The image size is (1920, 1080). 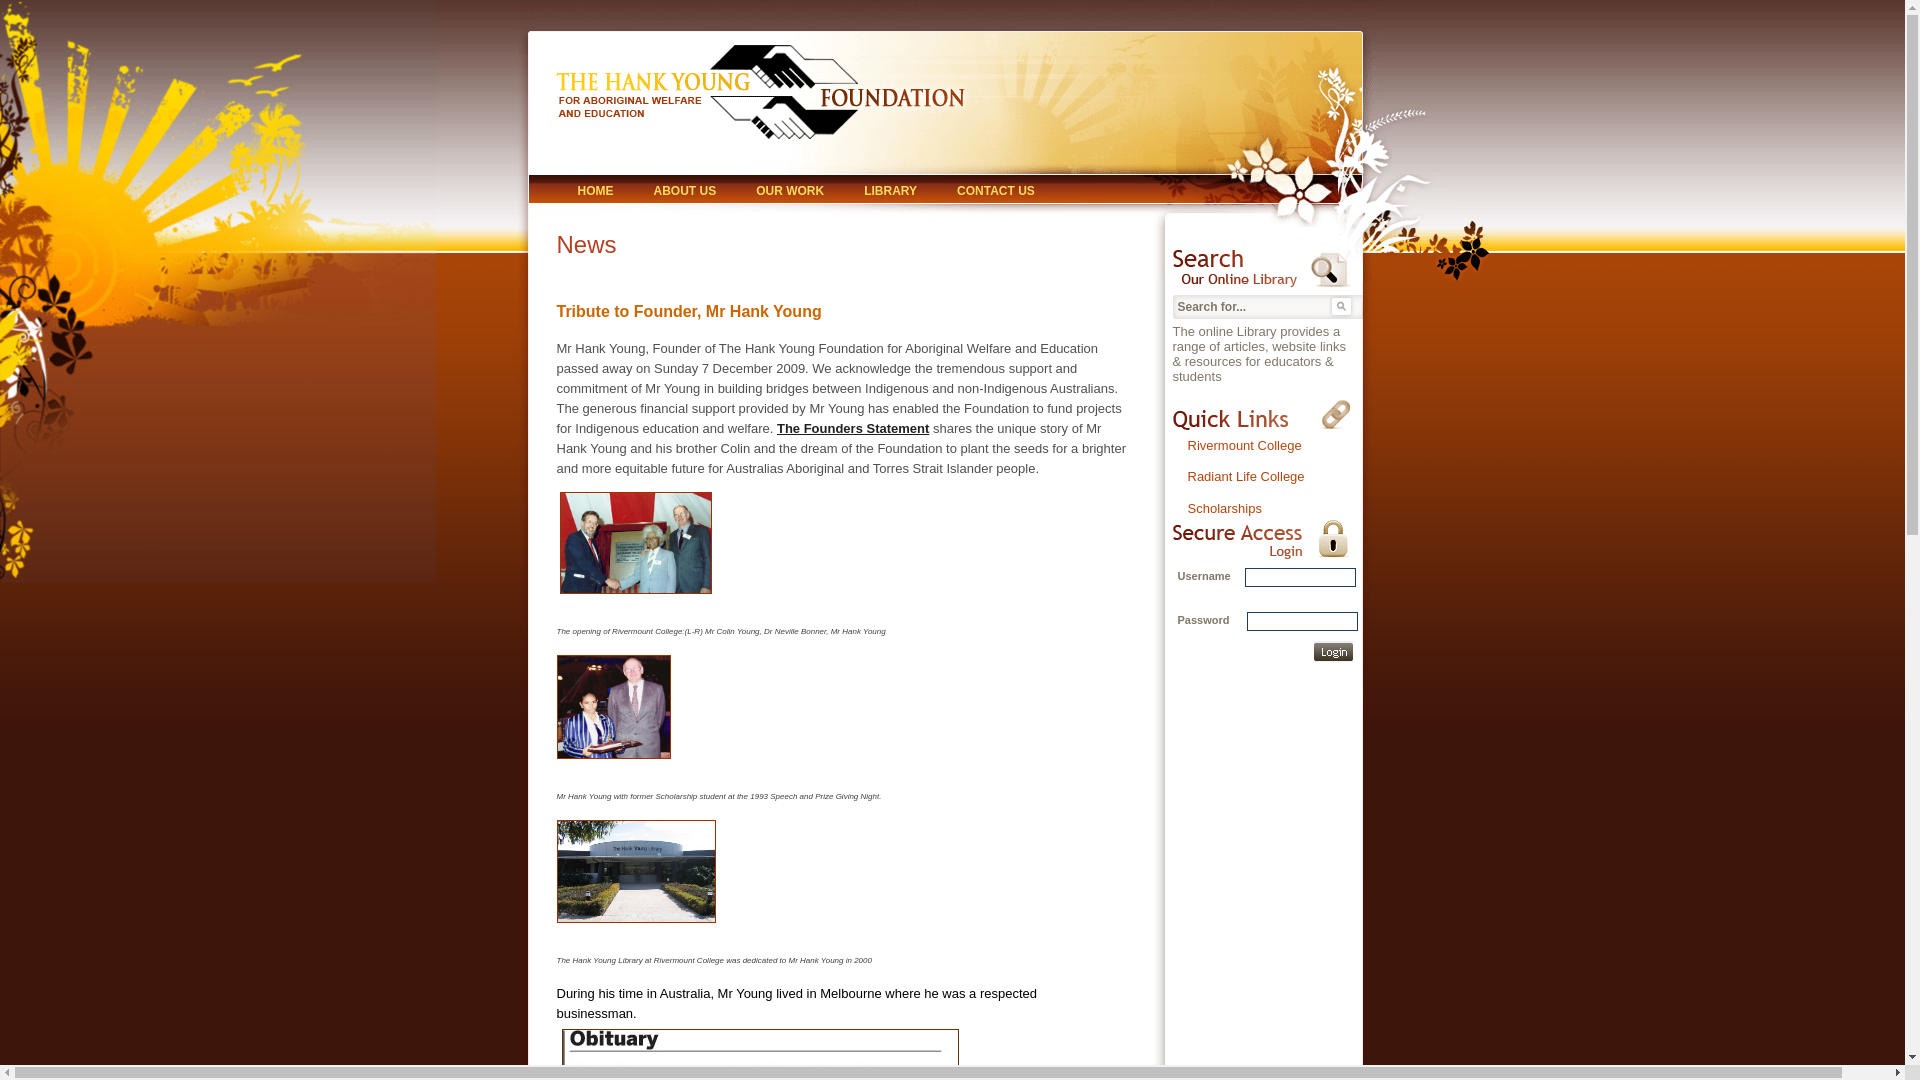 I want to click on 'OUR WORK', so click(x=789, y=191).